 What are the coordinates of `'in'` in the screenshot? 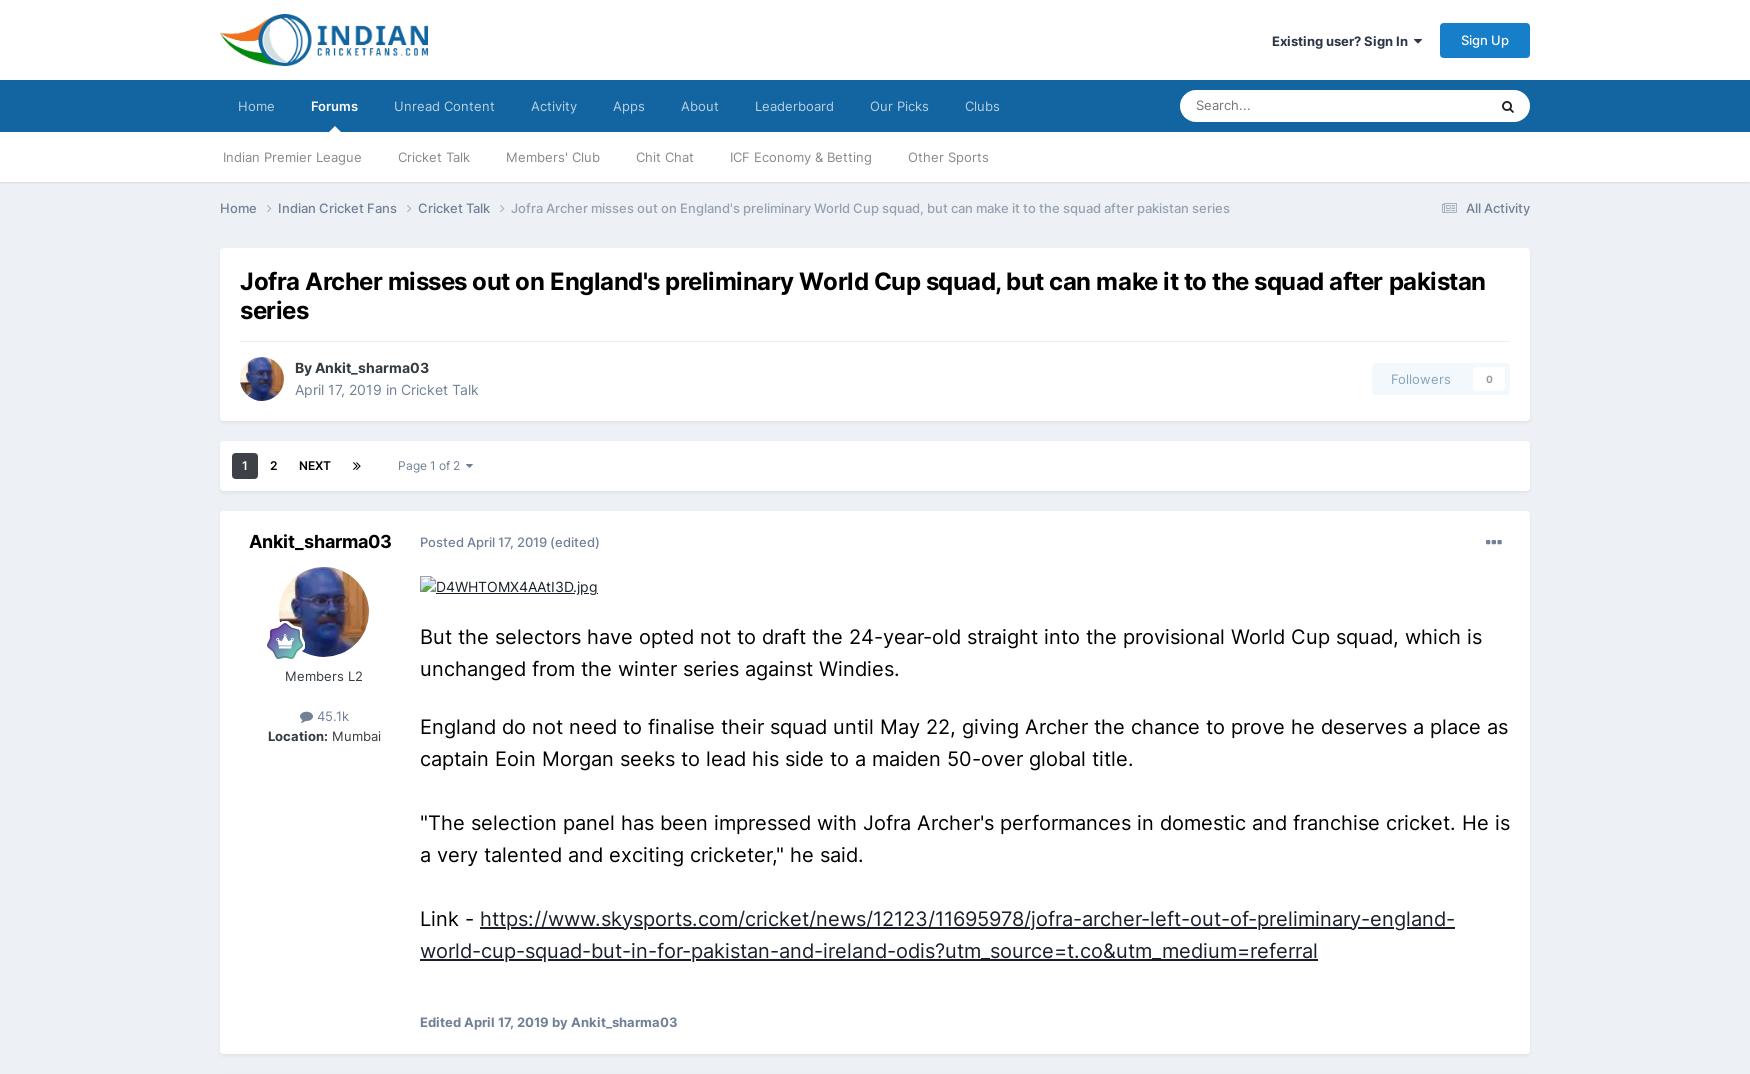 It's located at (390, 388).